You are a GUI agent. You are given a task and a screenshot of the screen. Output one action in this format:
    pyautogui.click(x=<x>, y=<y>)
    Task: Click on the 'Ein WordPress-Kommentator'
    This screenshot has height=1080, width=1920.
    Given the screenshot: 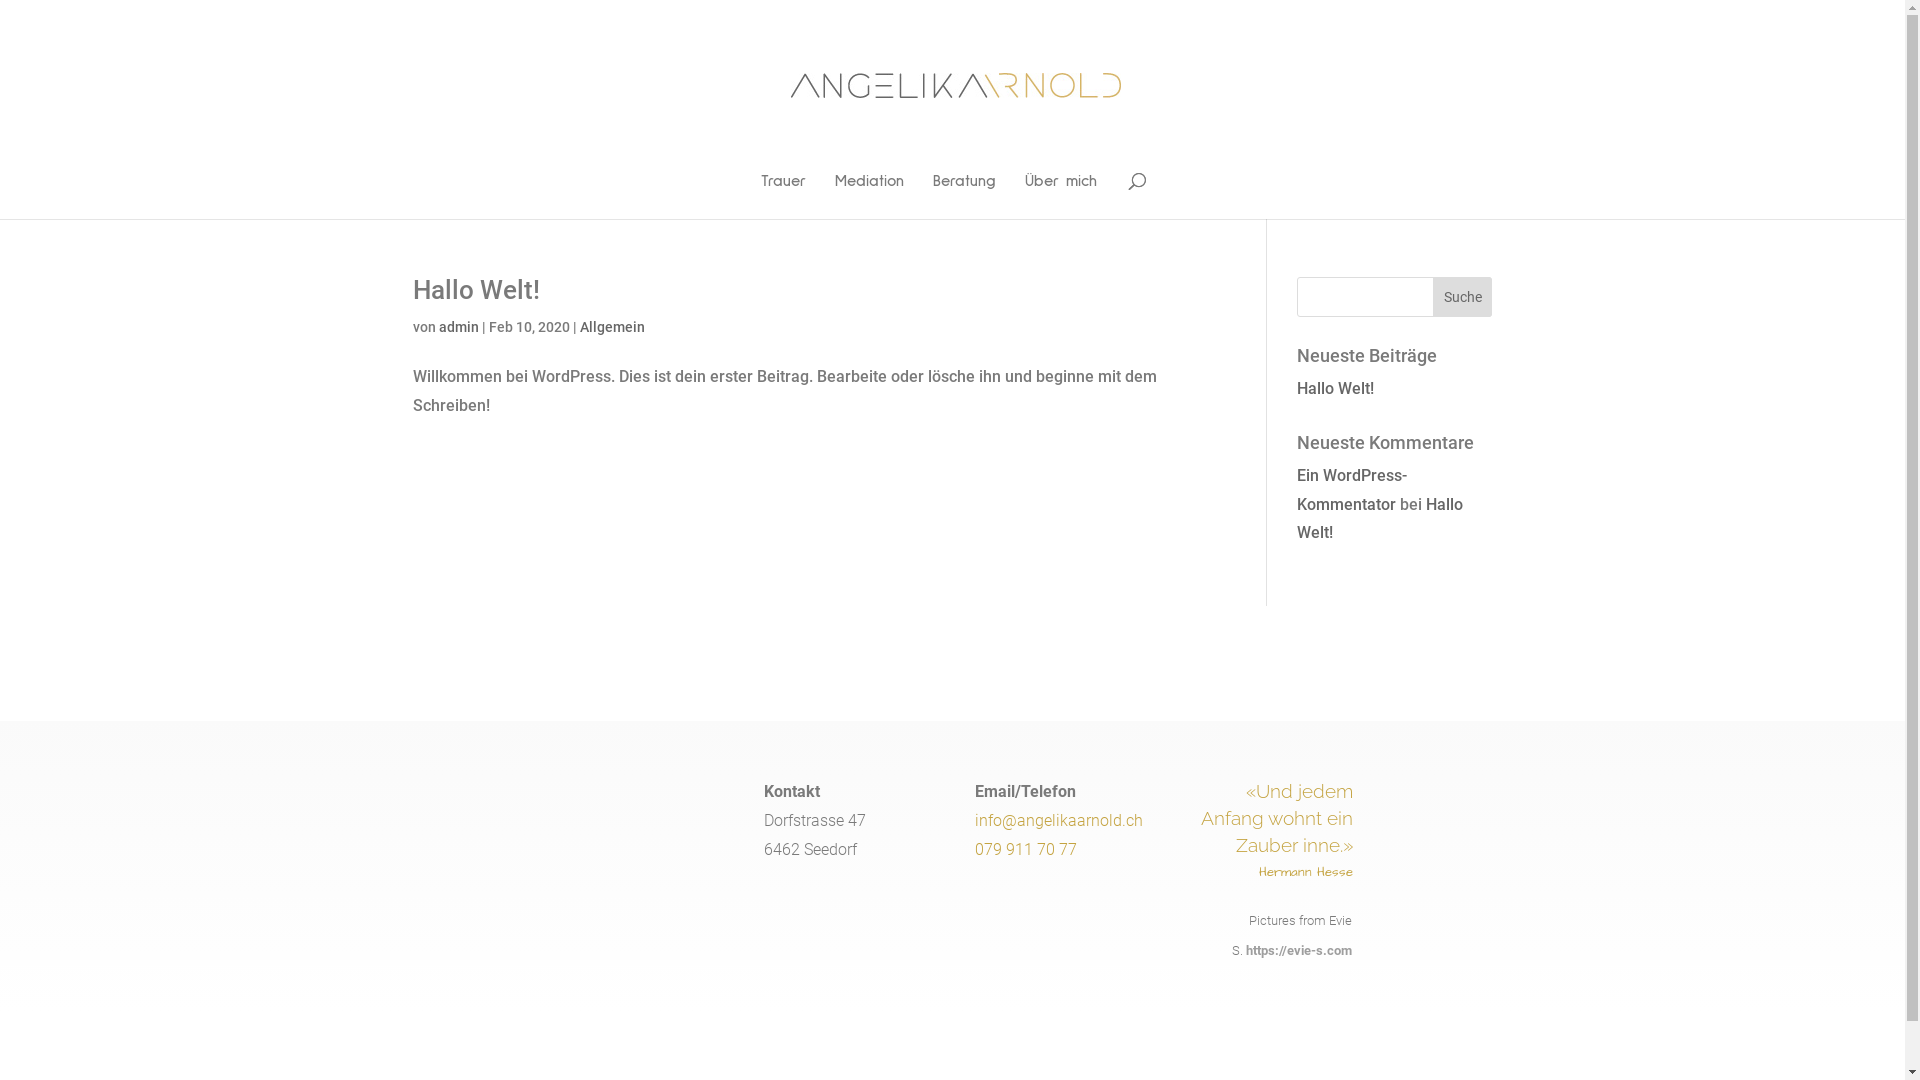 What is the action you would take?
    pyautogui.click(x=1352, y=489)
    